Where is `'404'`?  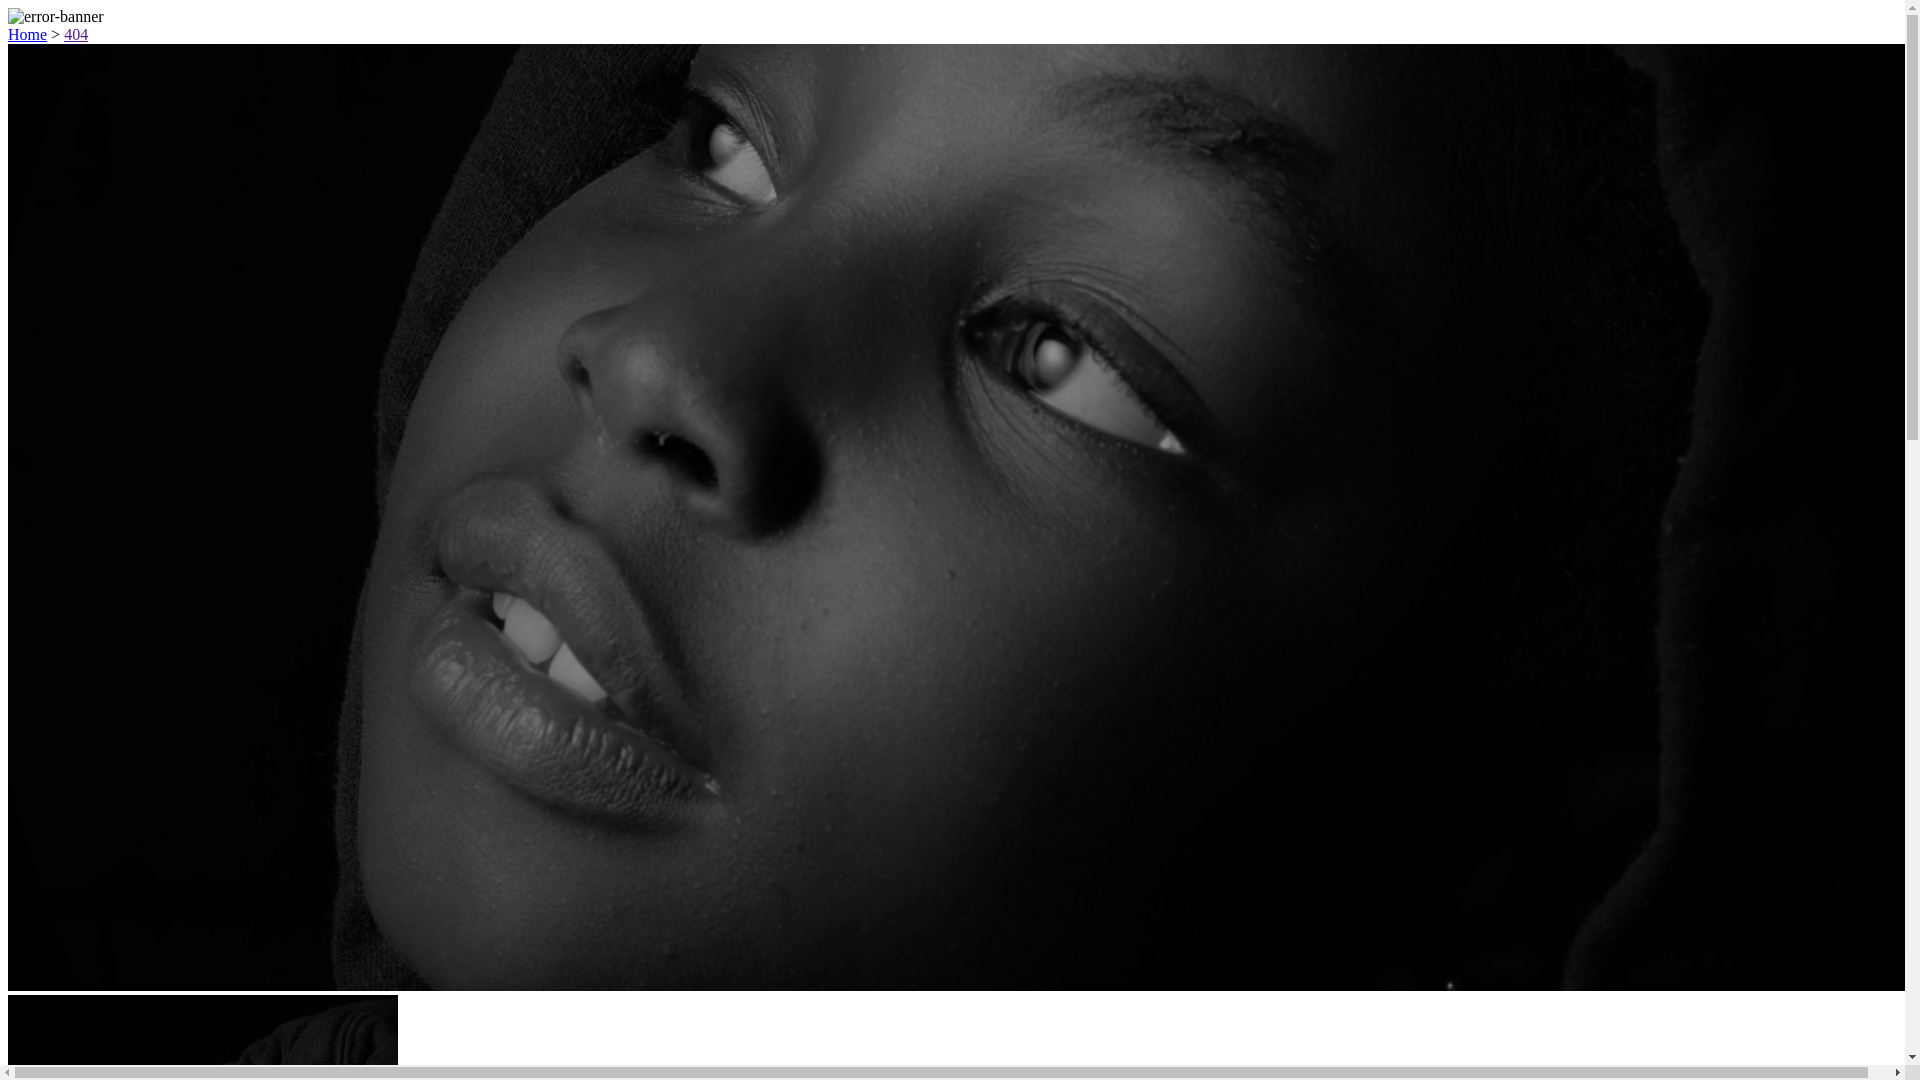
'404' is located at coordinates (63, 34).